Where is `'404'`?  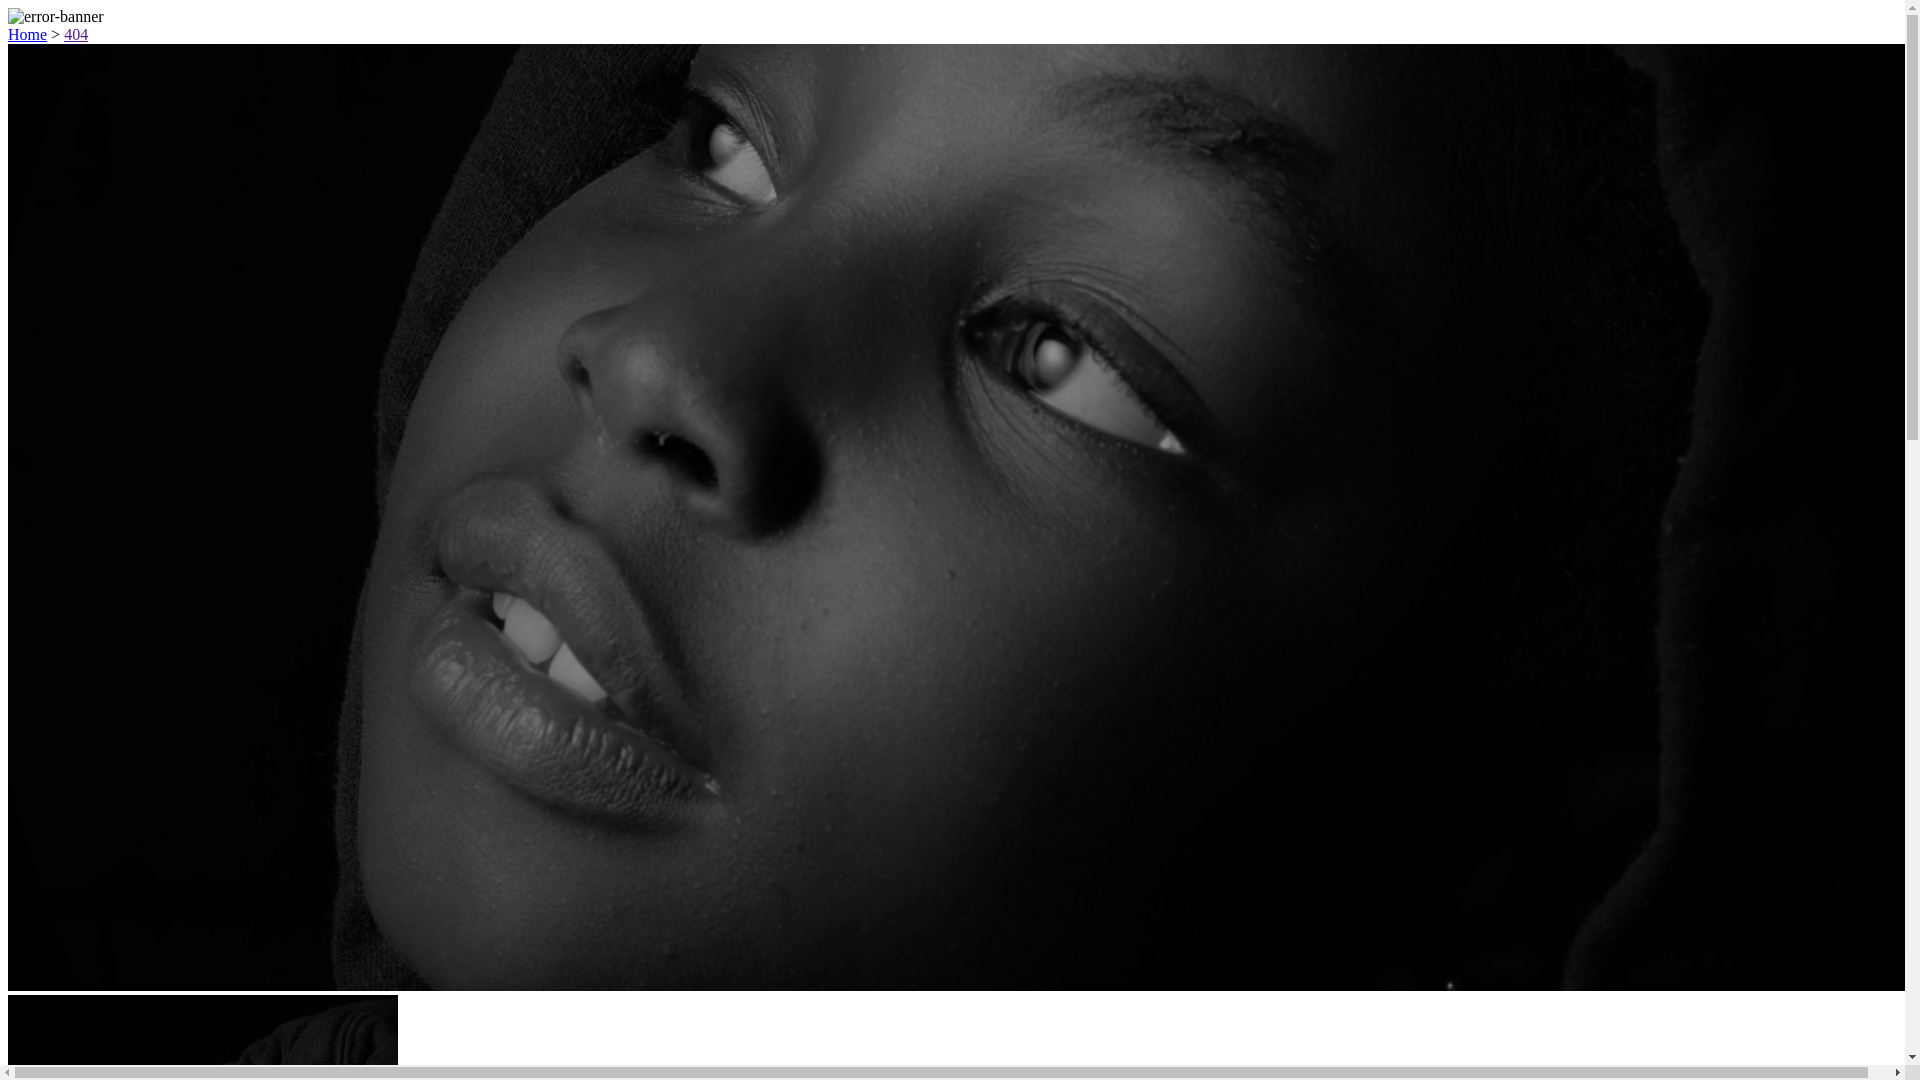
'404' is located at coordinates (63, 34).